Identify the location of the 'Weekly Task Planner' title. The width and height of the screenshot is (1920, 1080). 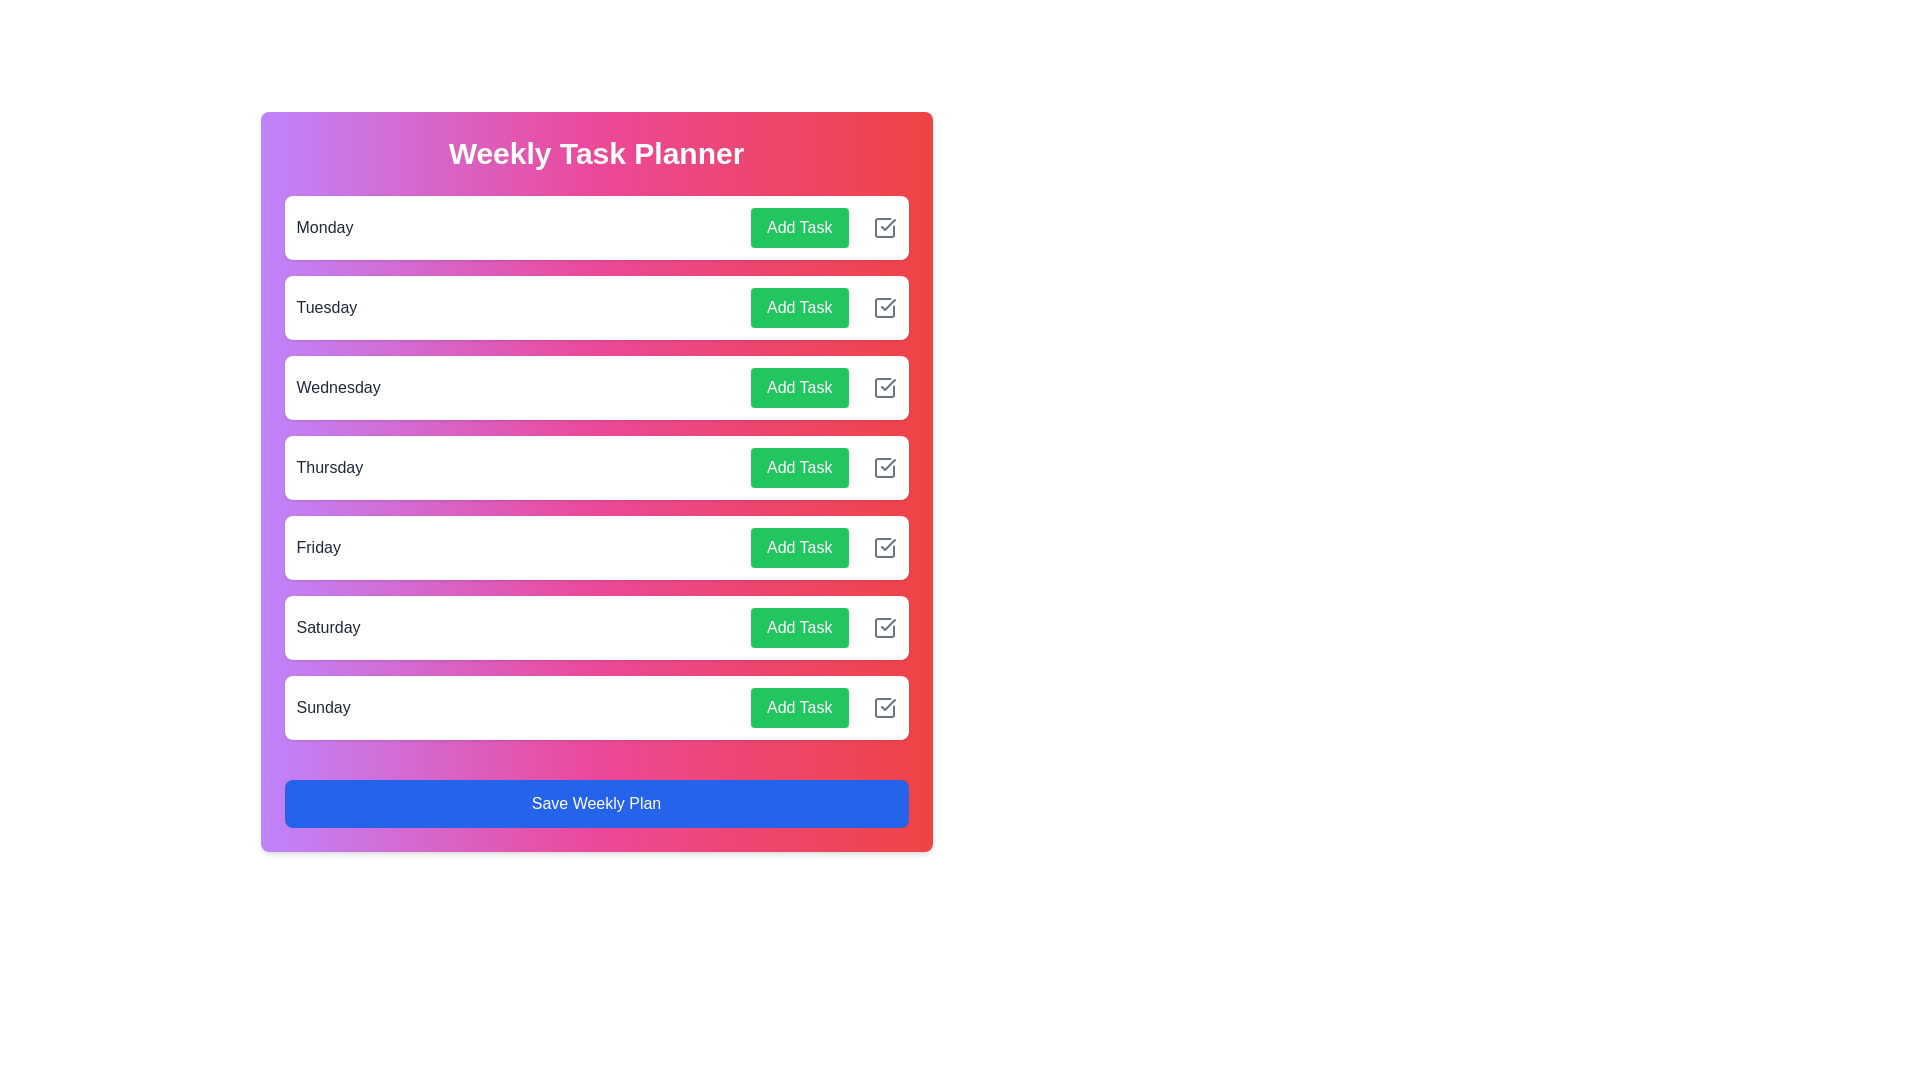
(595, 153).